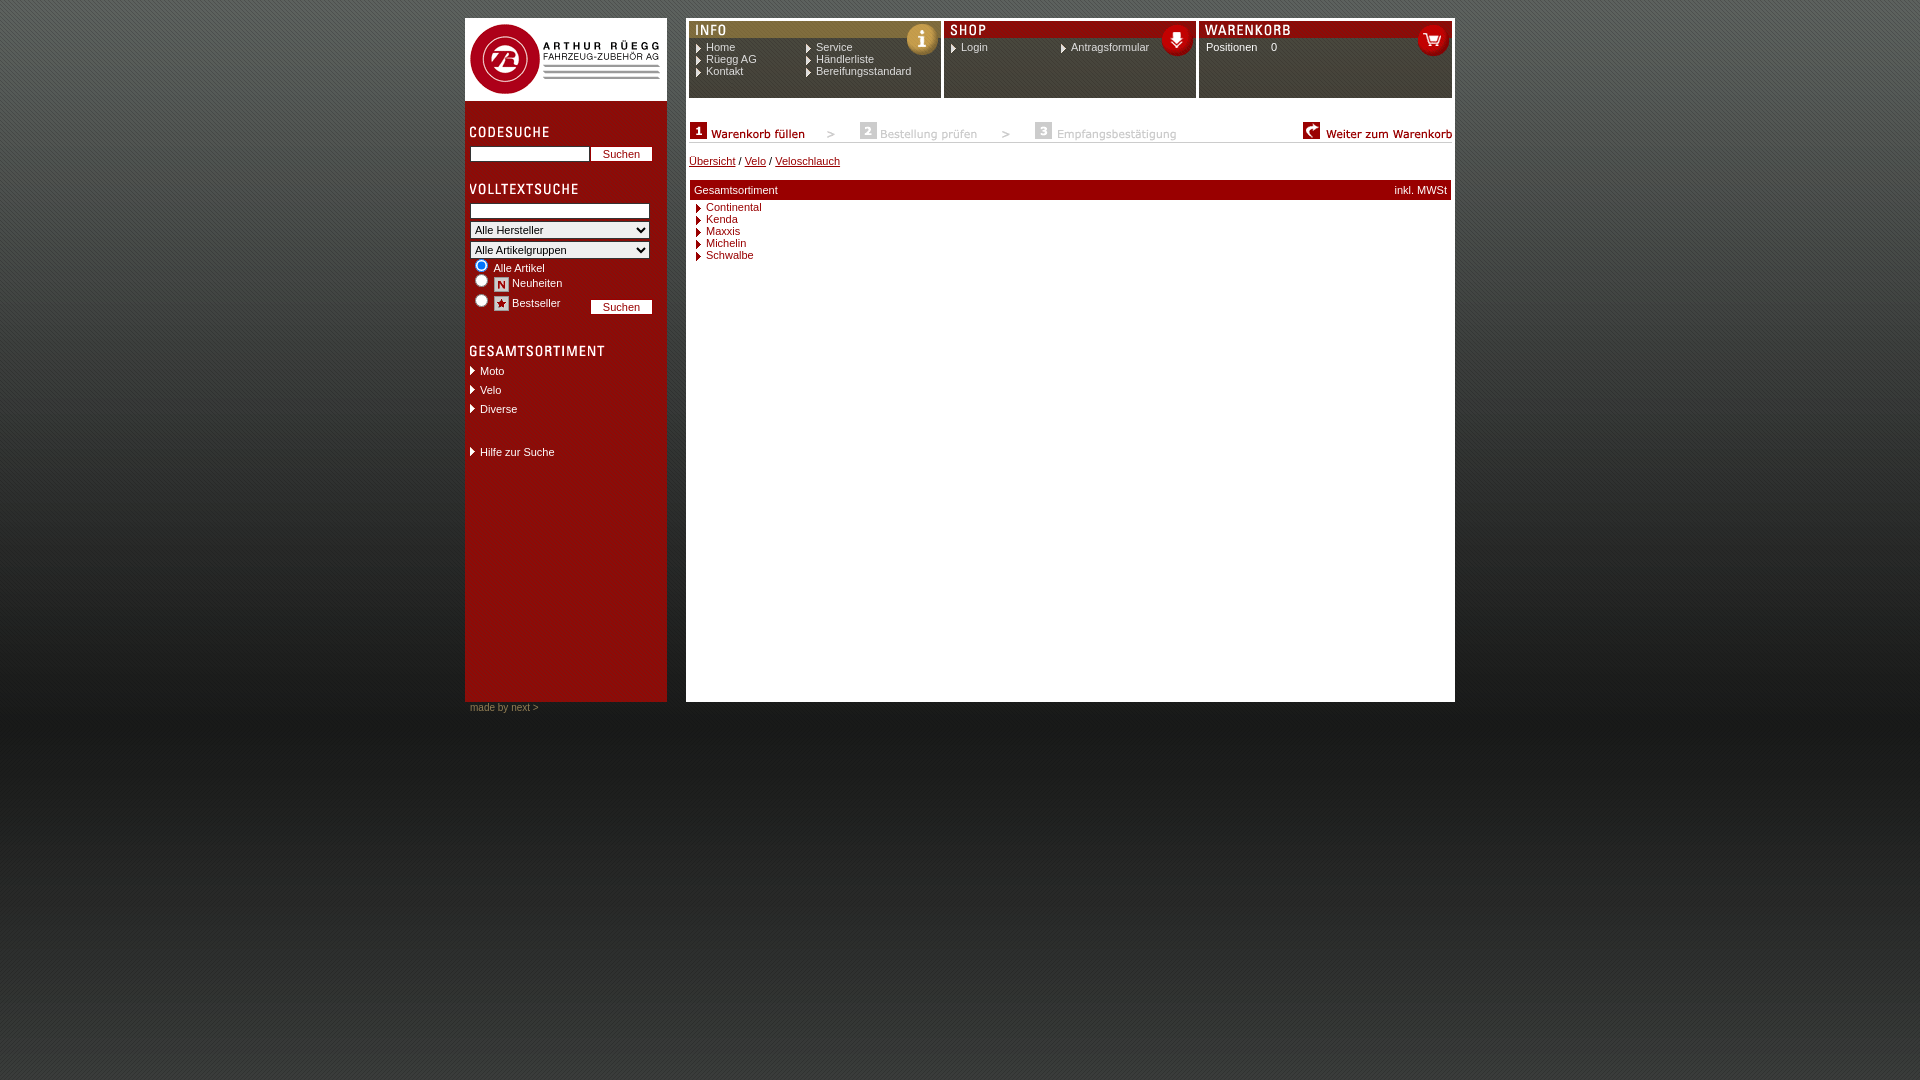 Image resolution: width=1920 pixels, height=1080 pixels. I want to click on 'Antragsformular', so click(1126, 45).